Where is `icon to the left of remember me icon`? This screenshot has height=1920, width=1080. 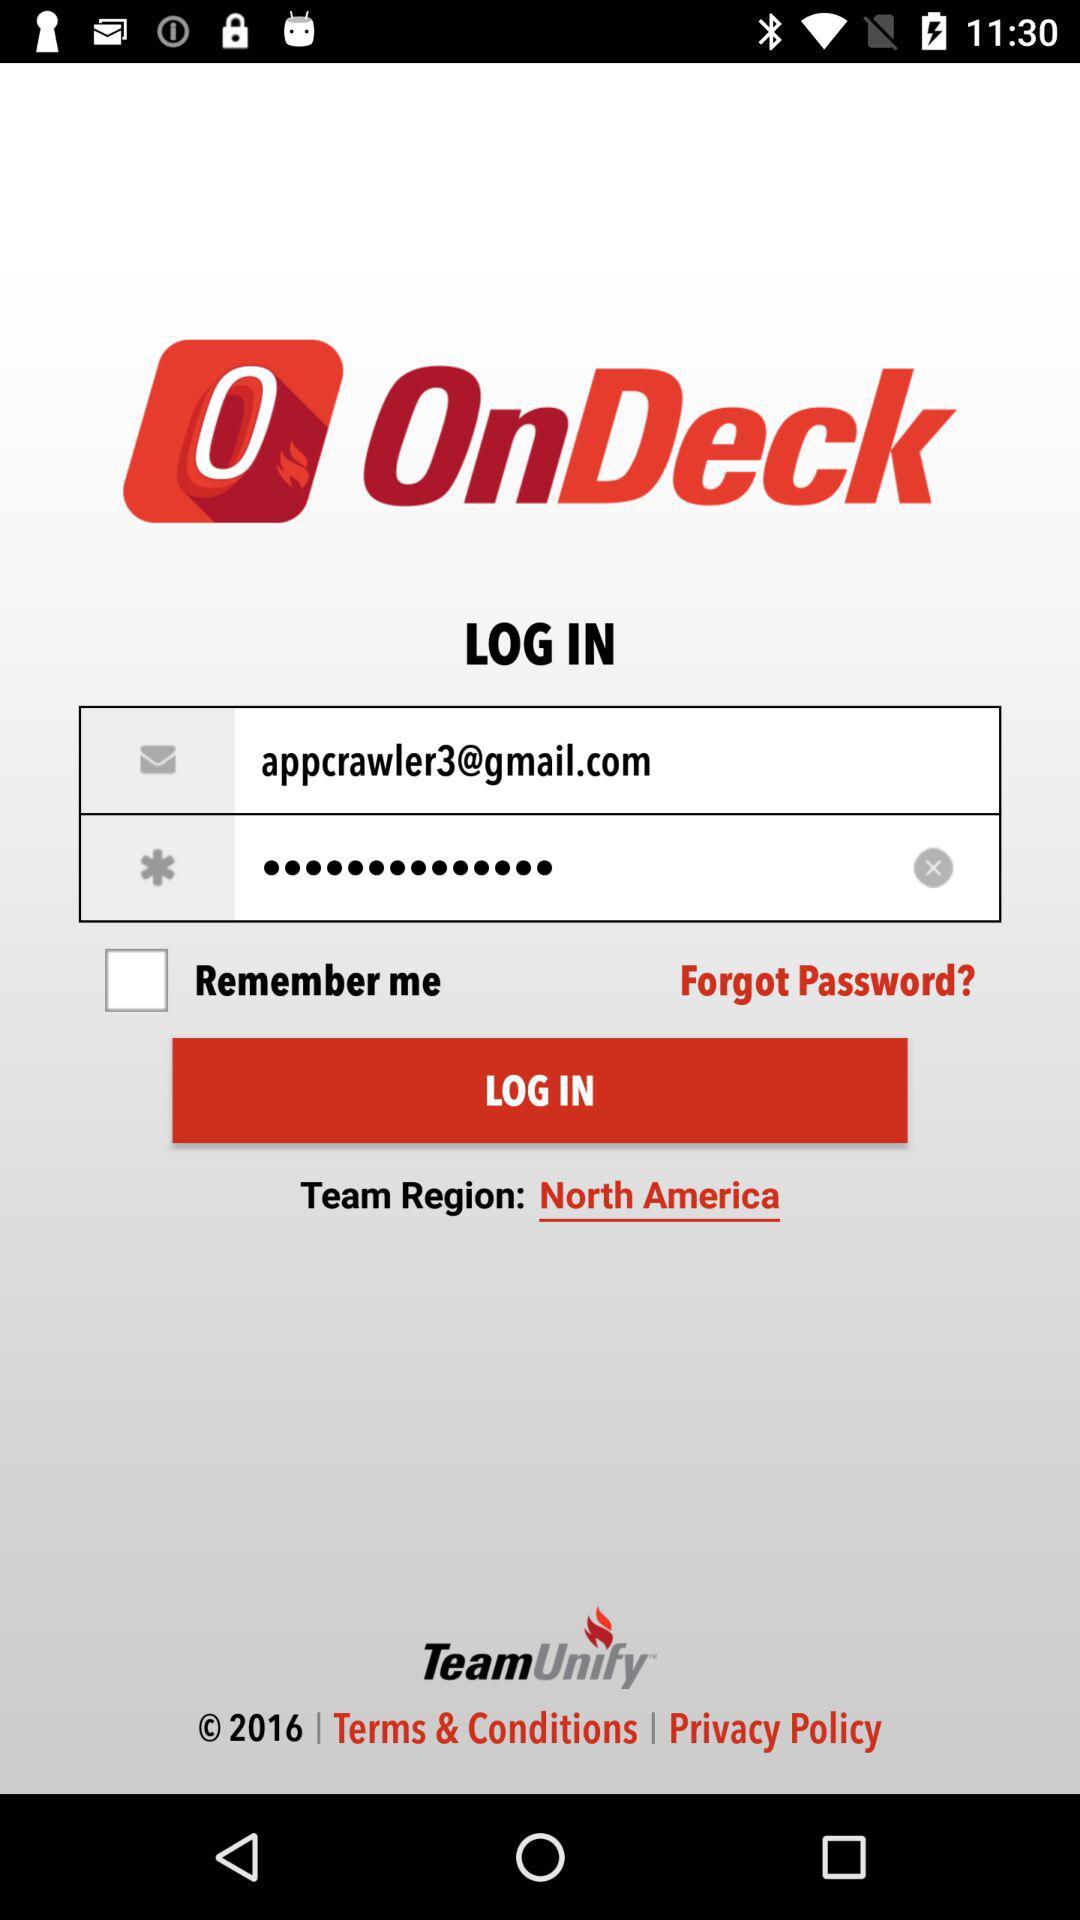
icon to the left of remember me icon is located at coordinates (135, 980).